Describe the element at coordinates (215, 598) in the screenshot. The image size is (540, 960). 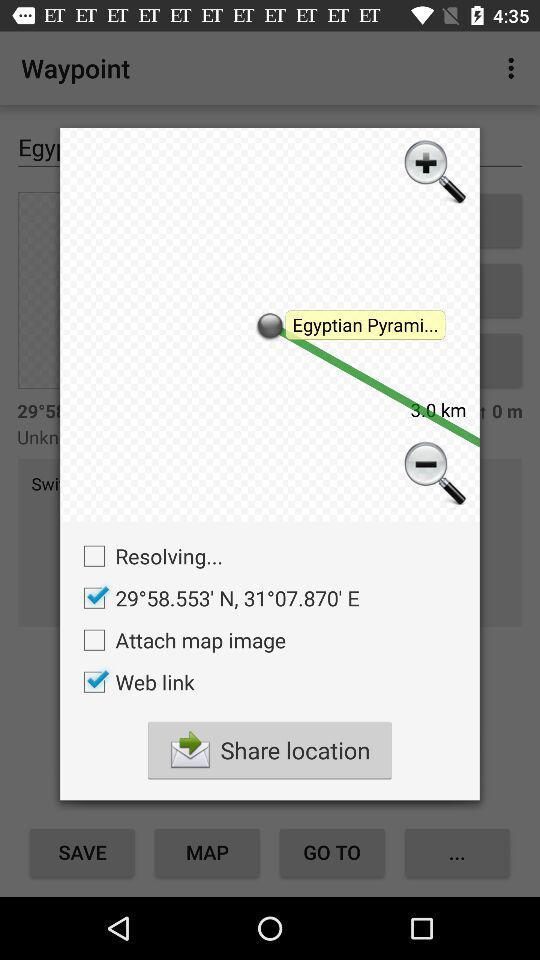
I see `icon above attach map image icon` at that location.